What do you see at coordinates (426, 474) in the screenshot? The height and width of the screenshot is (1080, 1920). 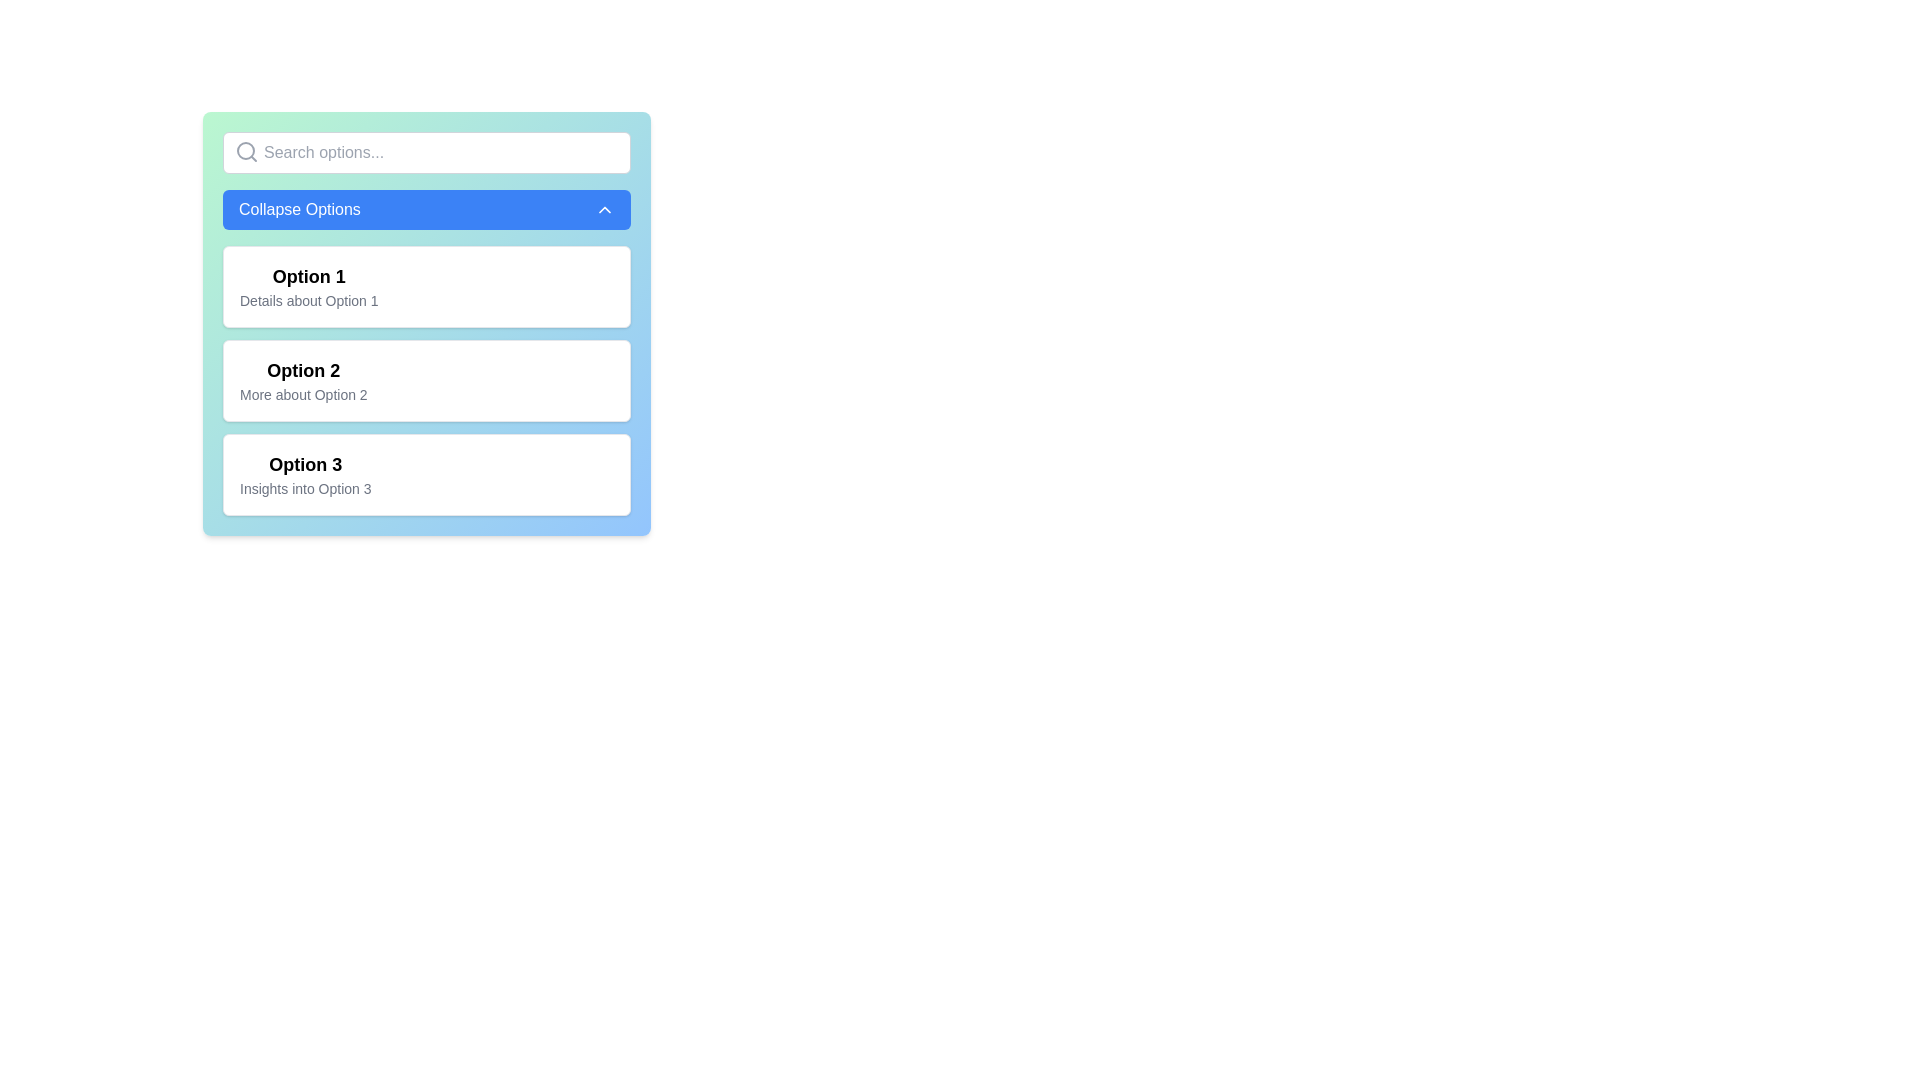 I see `the Card component that represents 'Option 3' in the selectable list, positioned below 'Option 2'` at bounding box center [426, 474].